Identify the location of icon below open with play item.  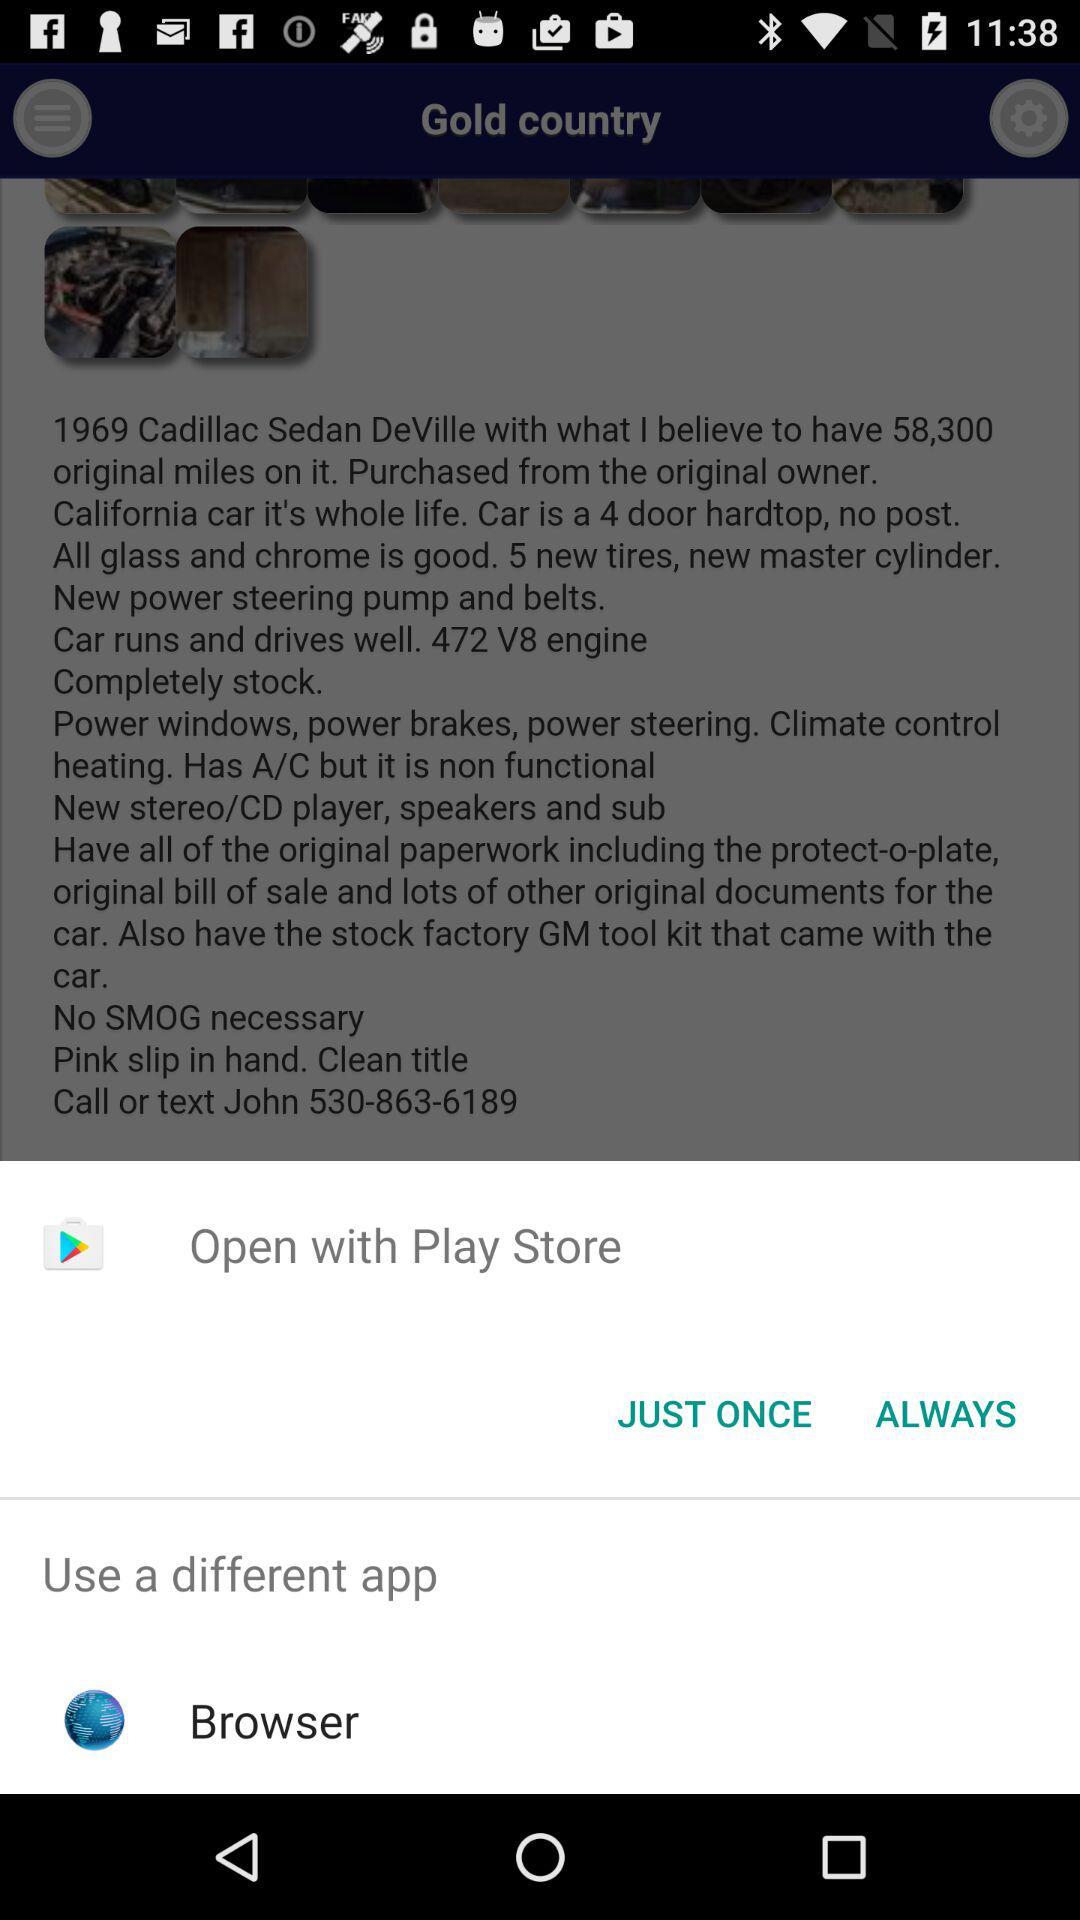
(945, 1411).